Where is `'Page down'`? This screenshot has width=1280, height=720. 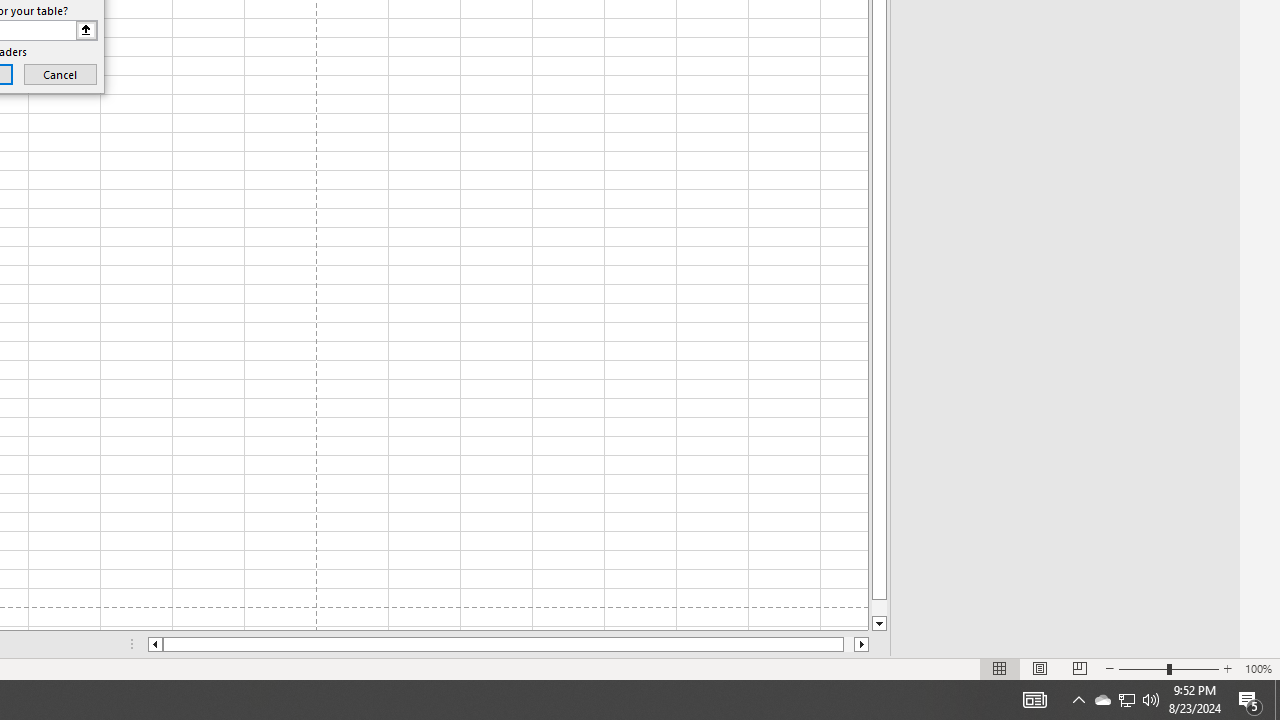
'Page down' is located at coordinates (879, 607).